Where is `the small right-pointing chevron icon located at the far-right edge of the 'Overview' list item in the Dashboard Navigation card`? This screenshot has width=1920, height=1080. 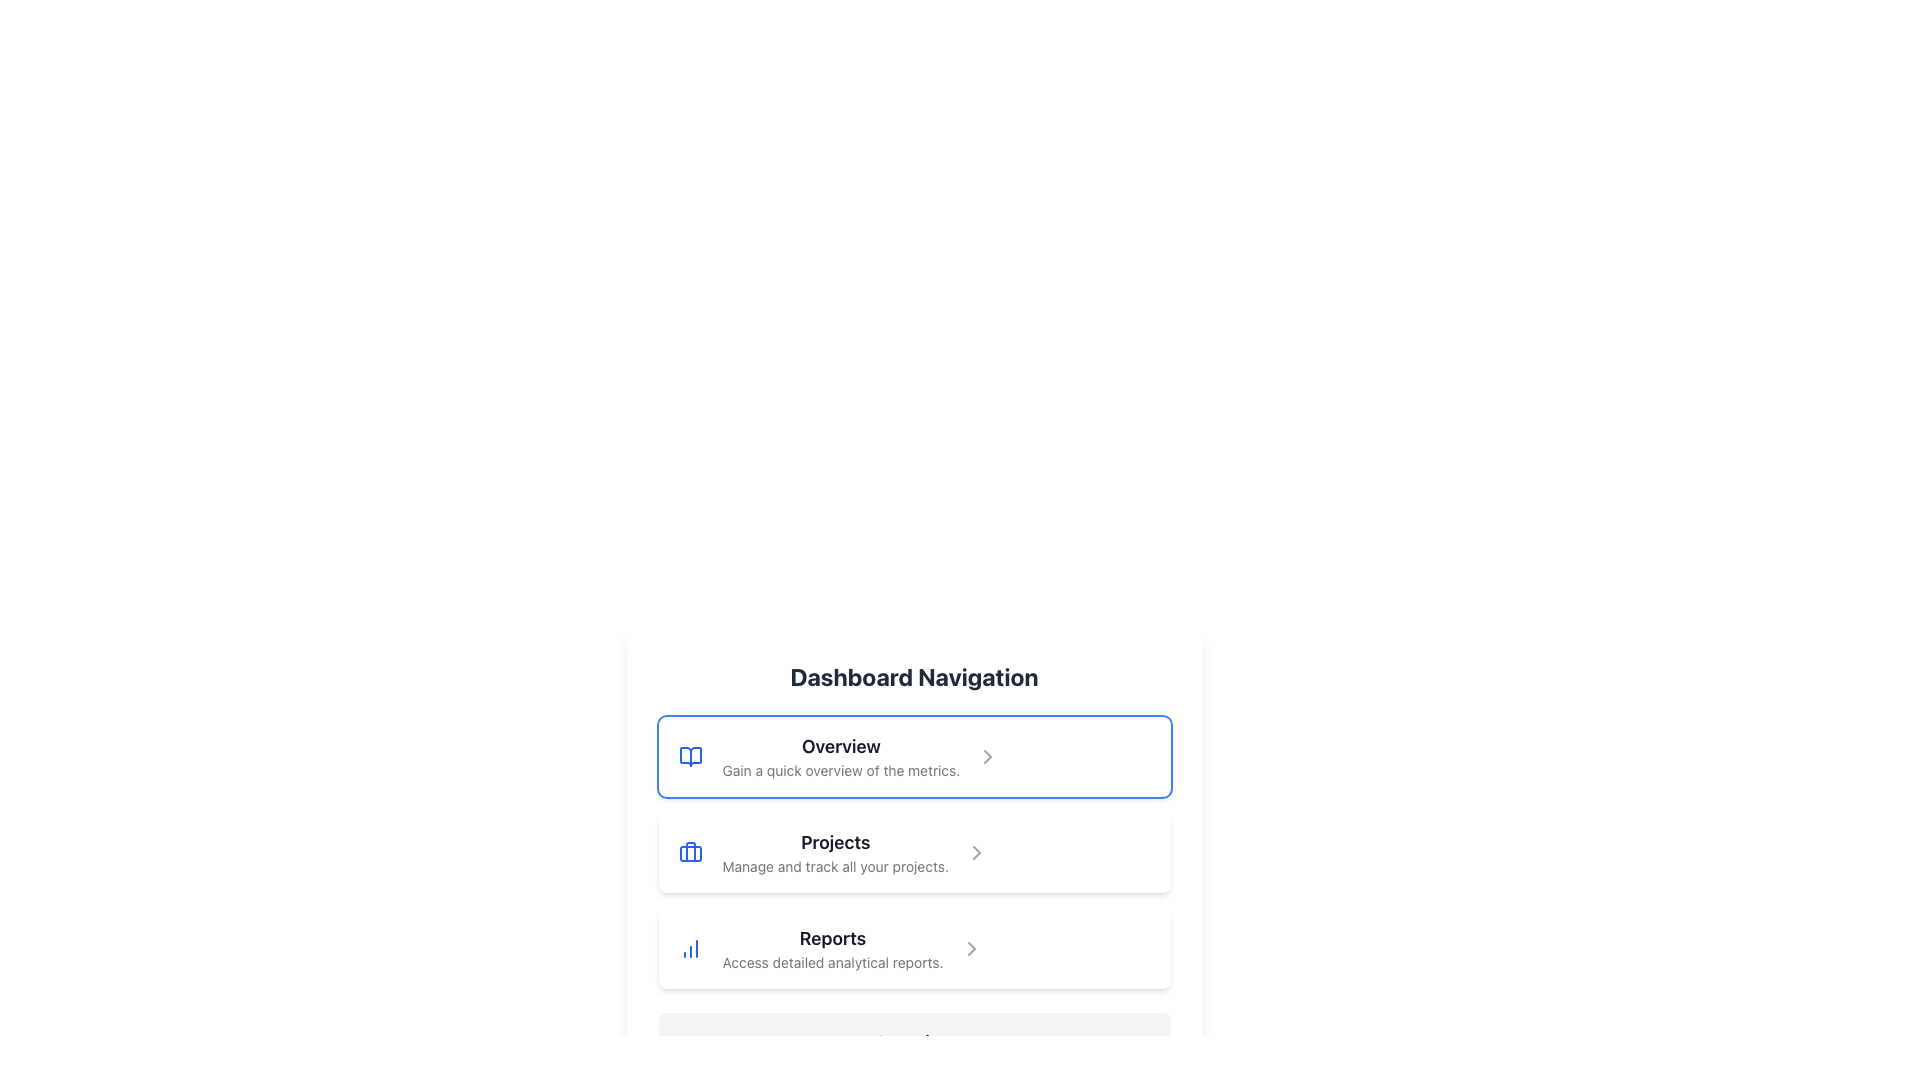
the small right-pointing chevron icon located at the far-right edge of the 'Overview' list item in the Dashboard Navigation card is located at coordinates (988, 756).